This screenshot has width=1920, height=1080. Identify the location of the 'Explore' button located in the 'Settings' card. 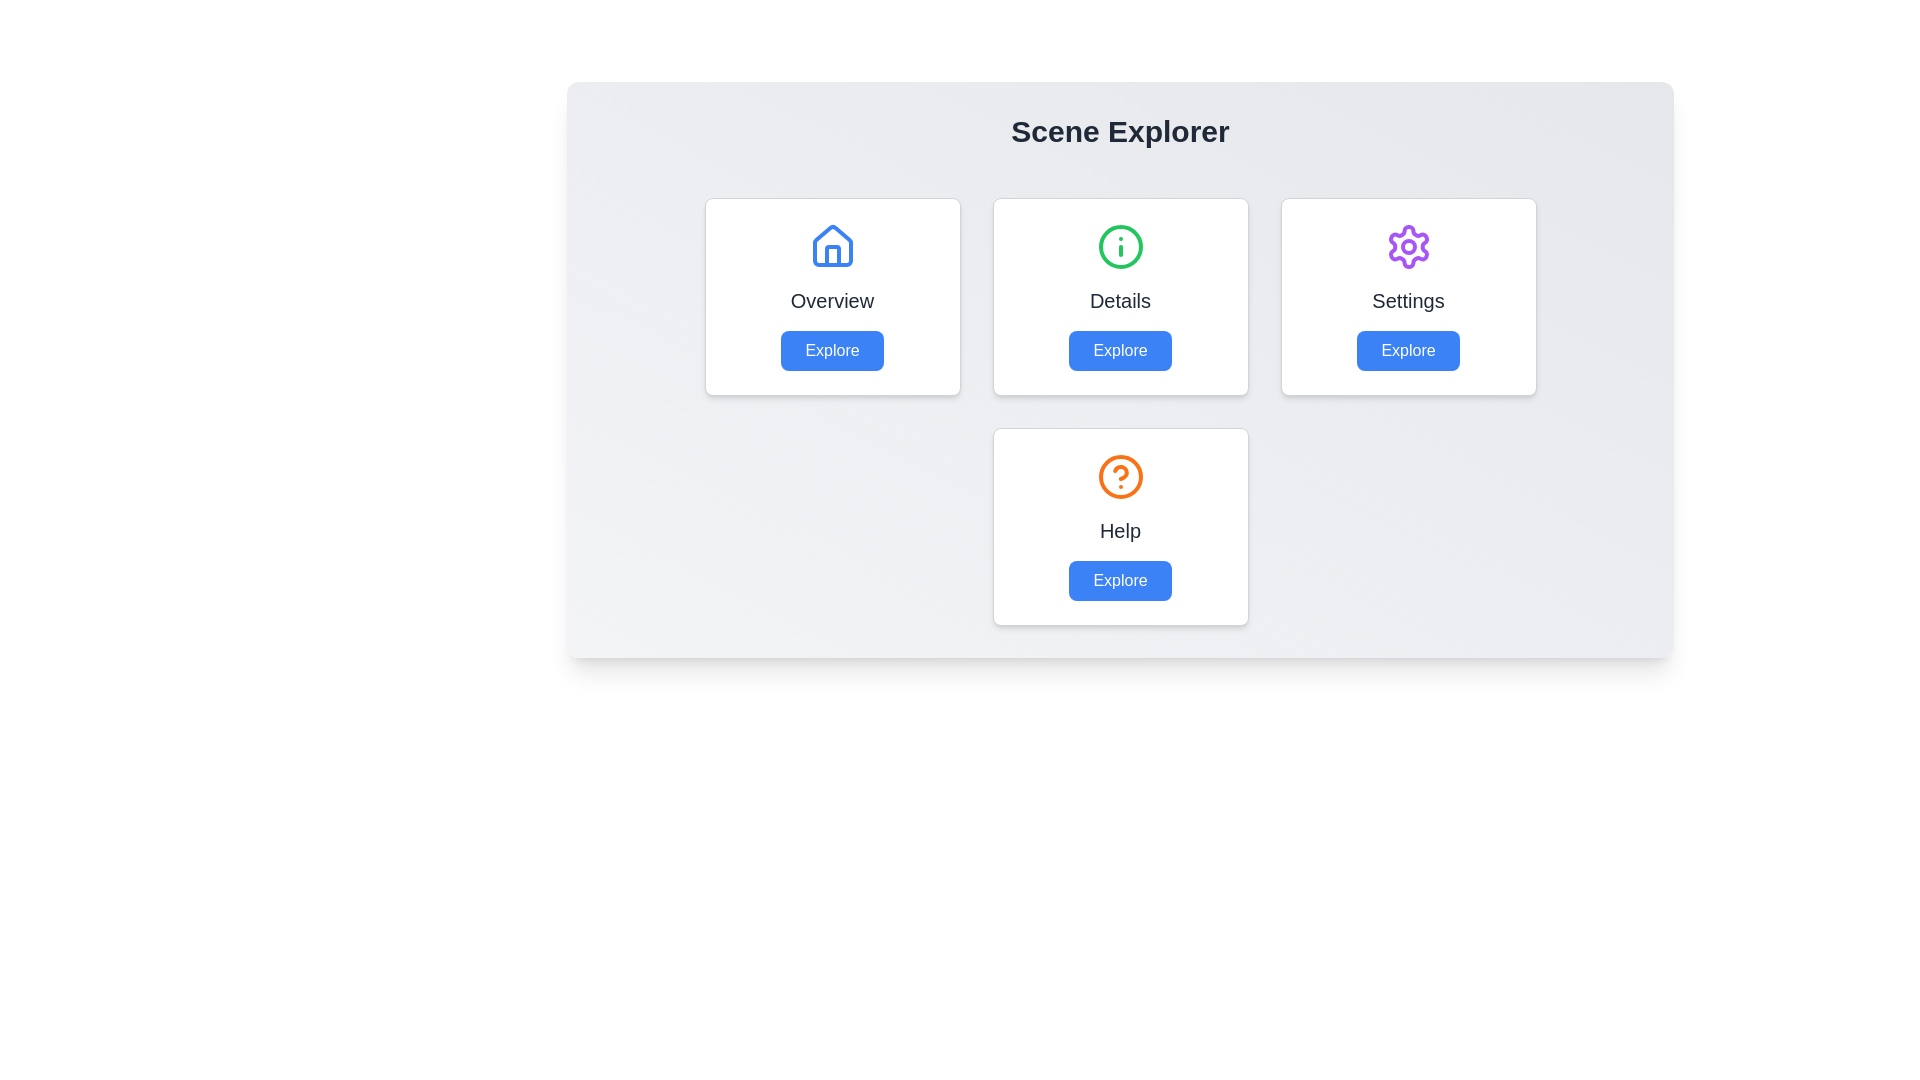
(1407, 350).